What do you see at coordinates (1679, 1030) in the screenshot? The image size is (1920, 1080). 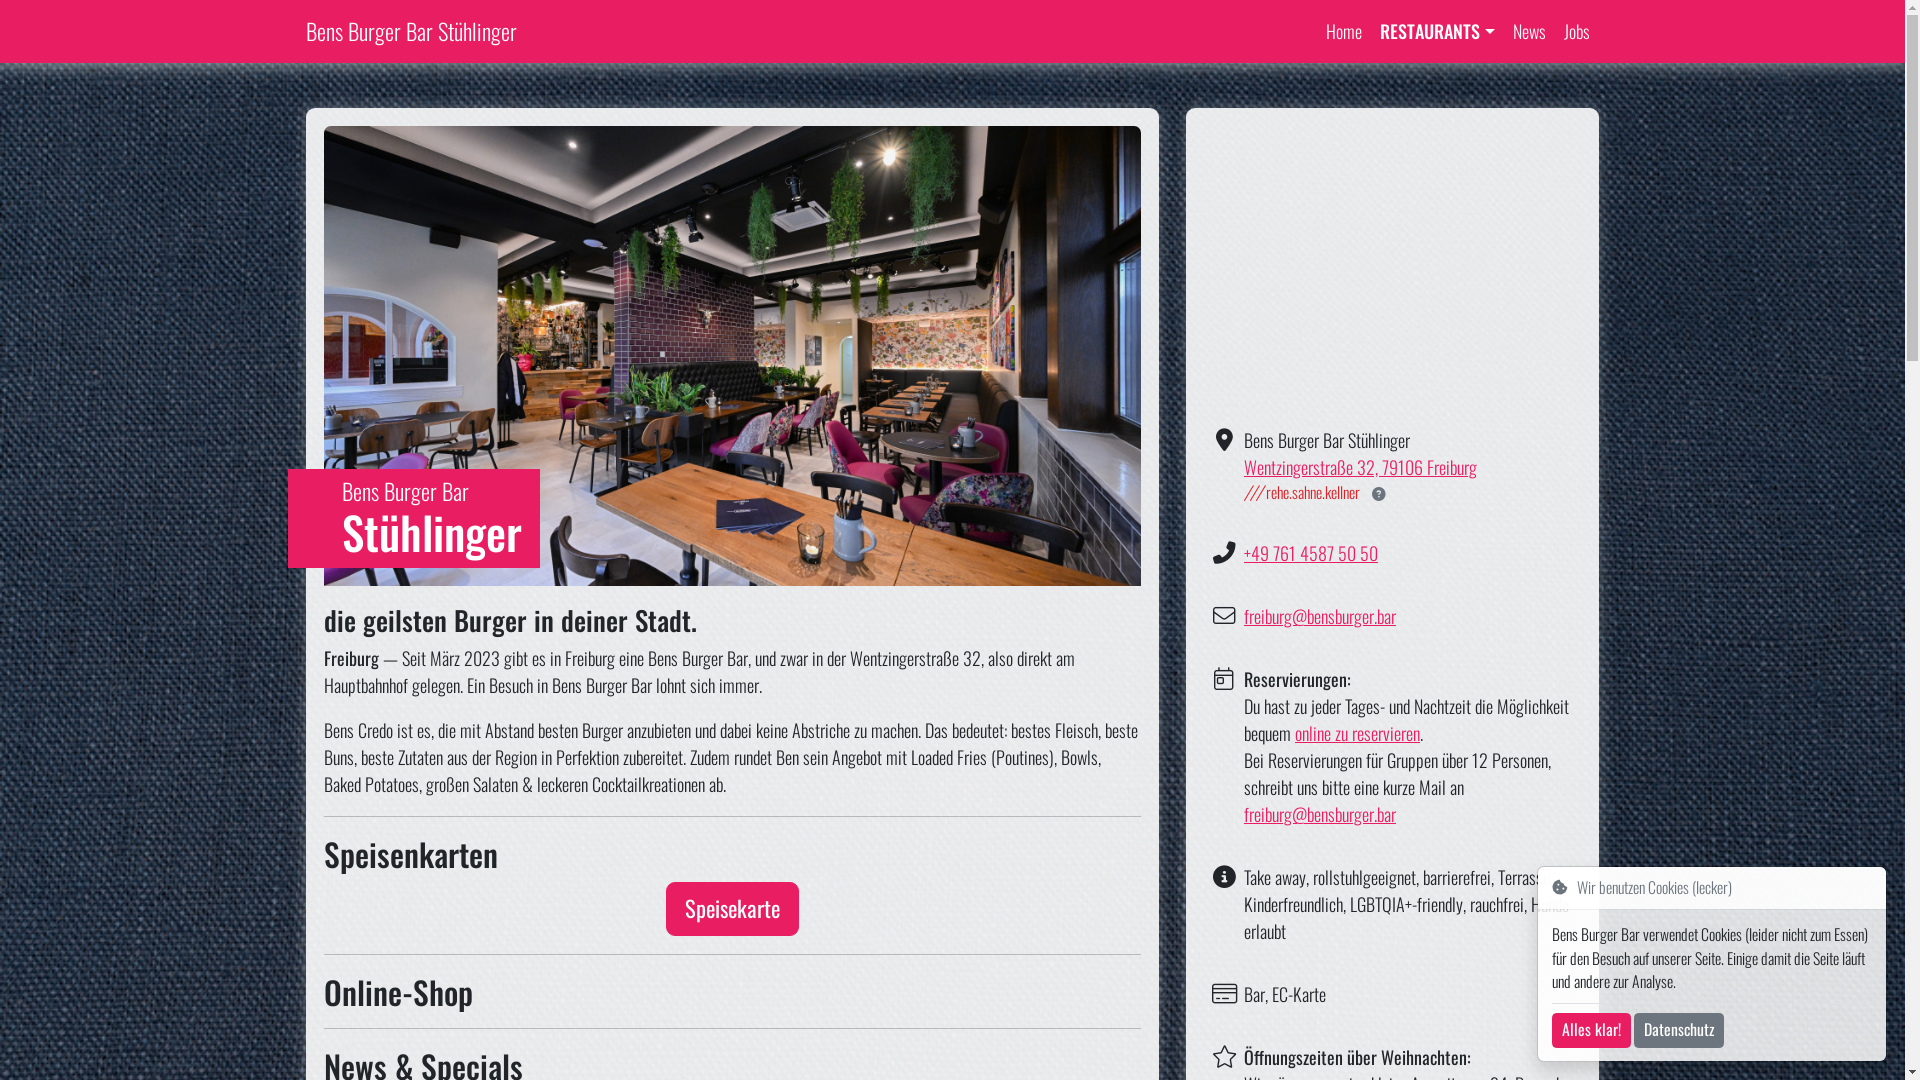 I see `'Datenschutz'` at bounding box center [1679, 1030].